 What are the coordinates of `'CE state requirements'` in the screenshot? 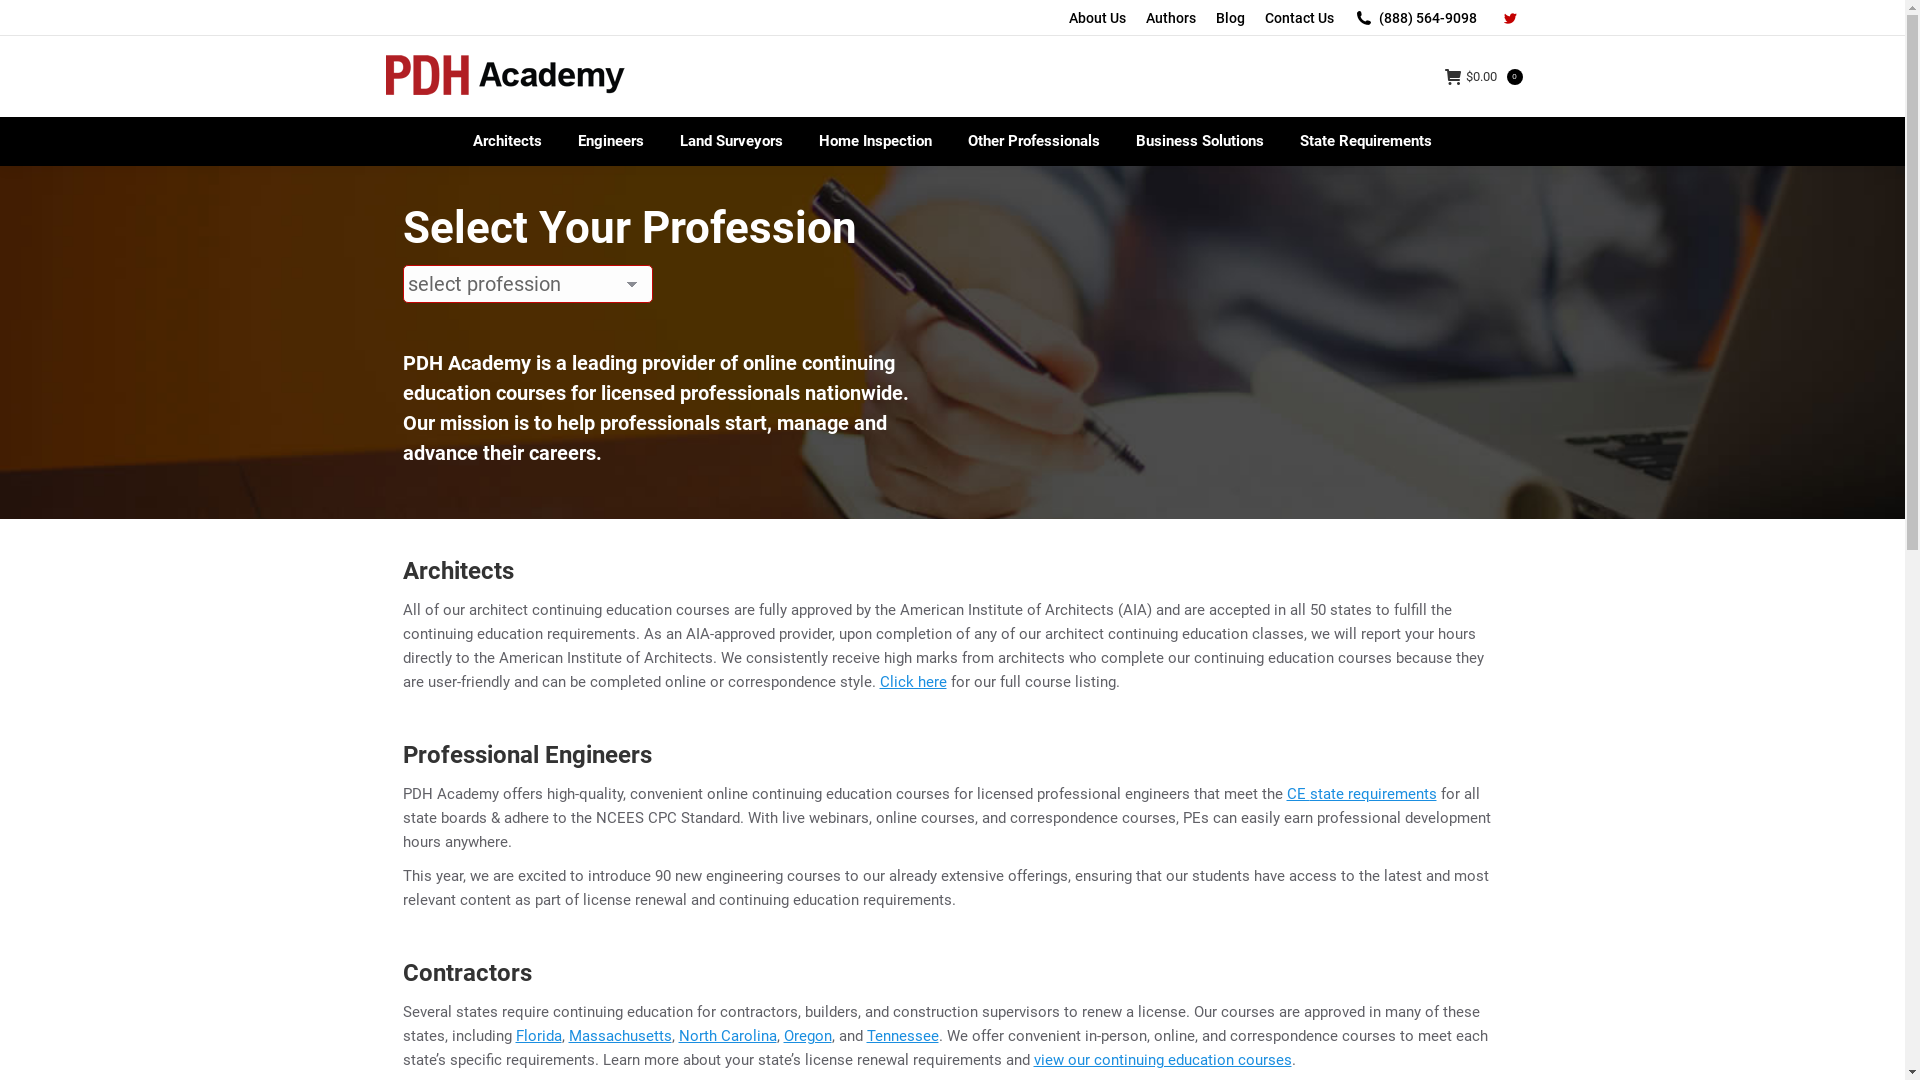 It's located at (1360, 793).